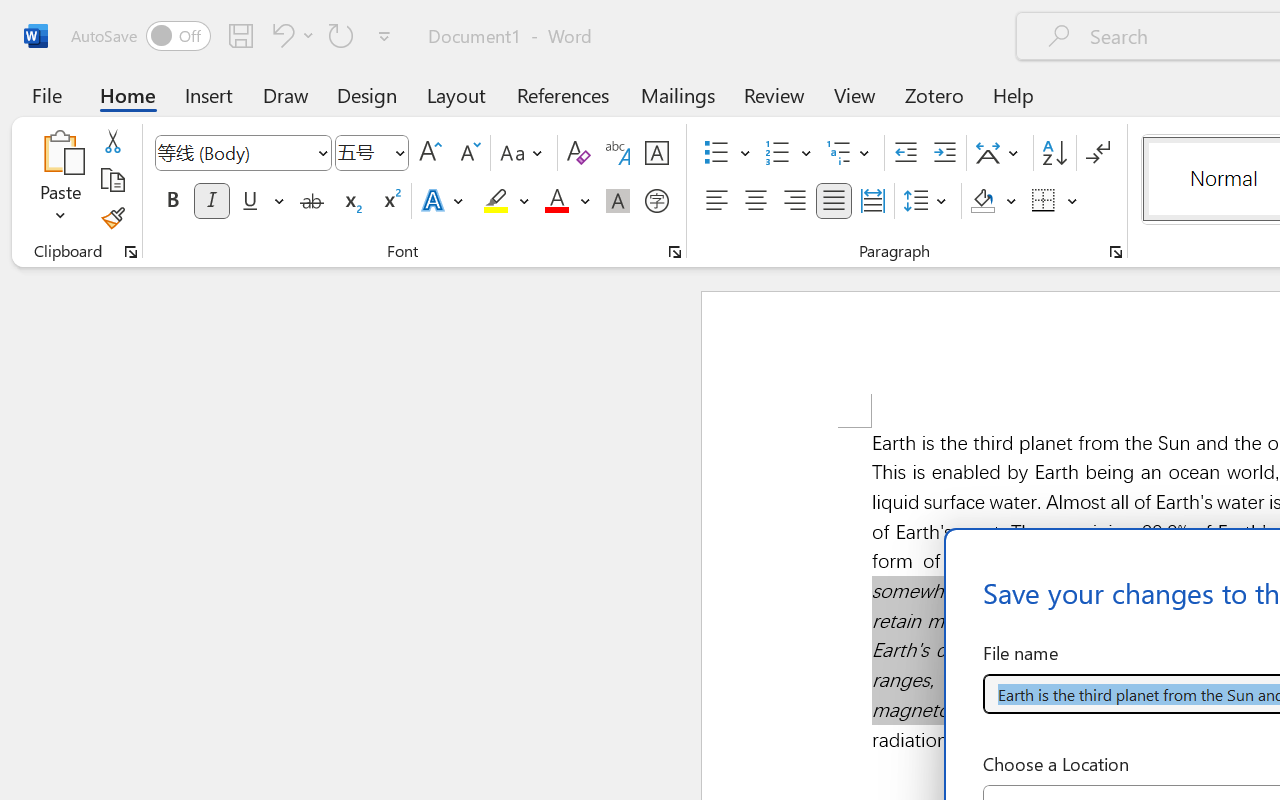 Image resolution: width=1280 pixels, height=800 pixels. Describe the element at coordinates (212, 201) in the screenshot. I see `'Italic'` at that location.